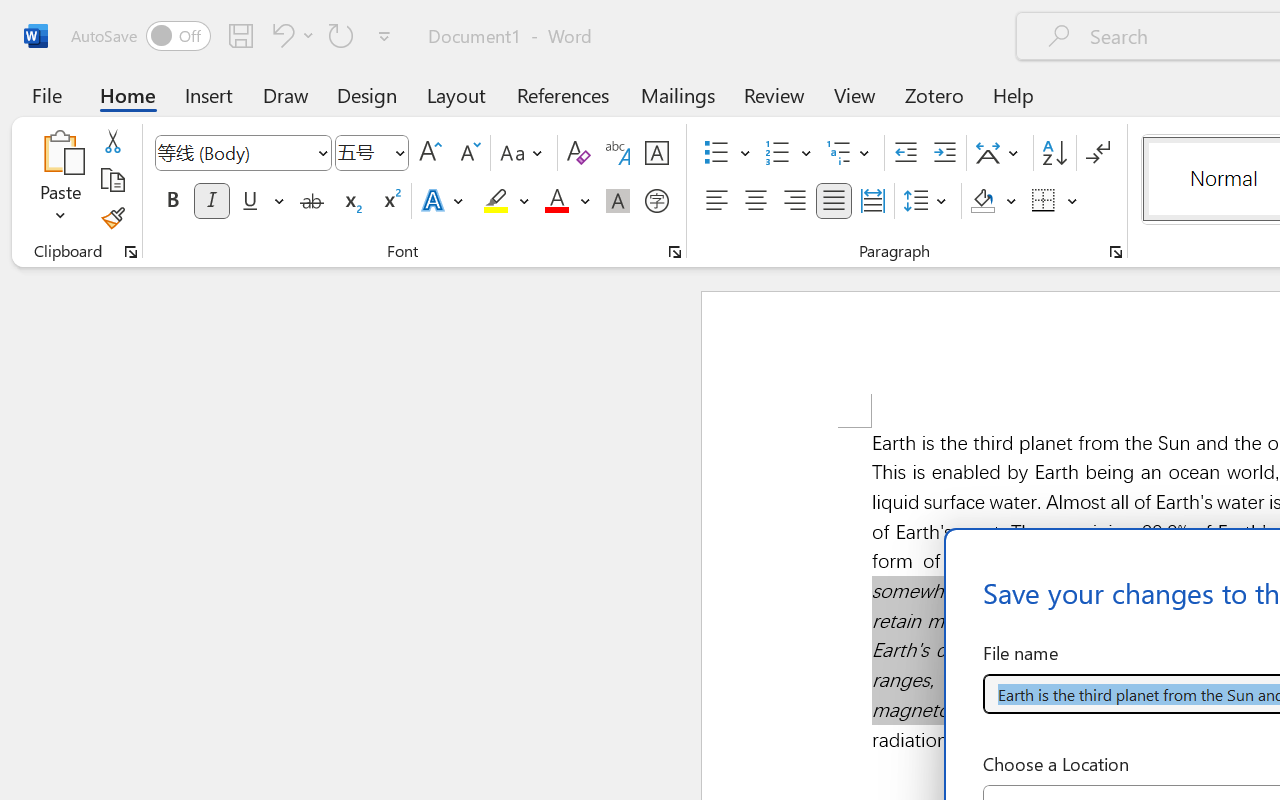 Image resolution: width=1280 pixels, height=800 pixels. Describe the element at coordinates (212, 201) in the screenshot. I see `'Italic'` at that location.